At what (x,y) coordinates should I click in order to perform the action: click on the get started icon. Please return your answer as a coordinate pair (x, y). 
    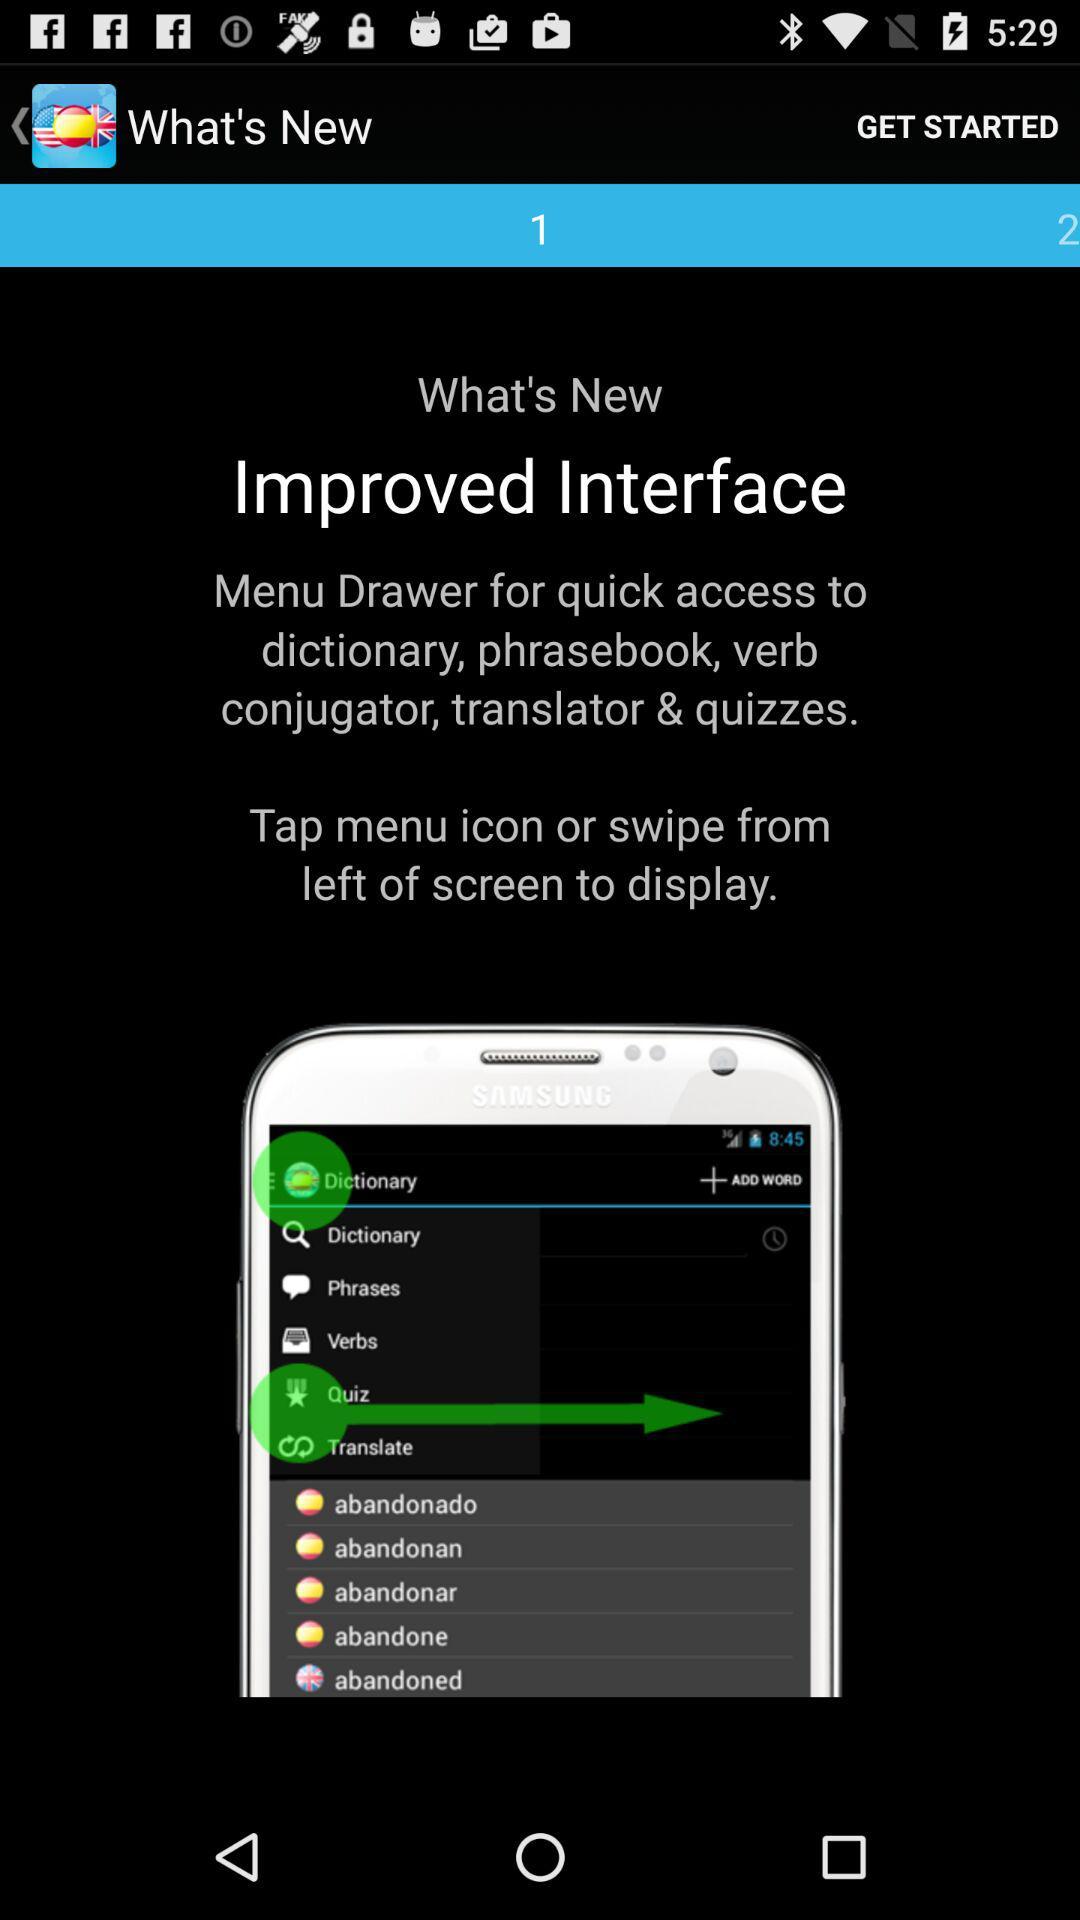
    Looking at the image, I should click on (956, 124).